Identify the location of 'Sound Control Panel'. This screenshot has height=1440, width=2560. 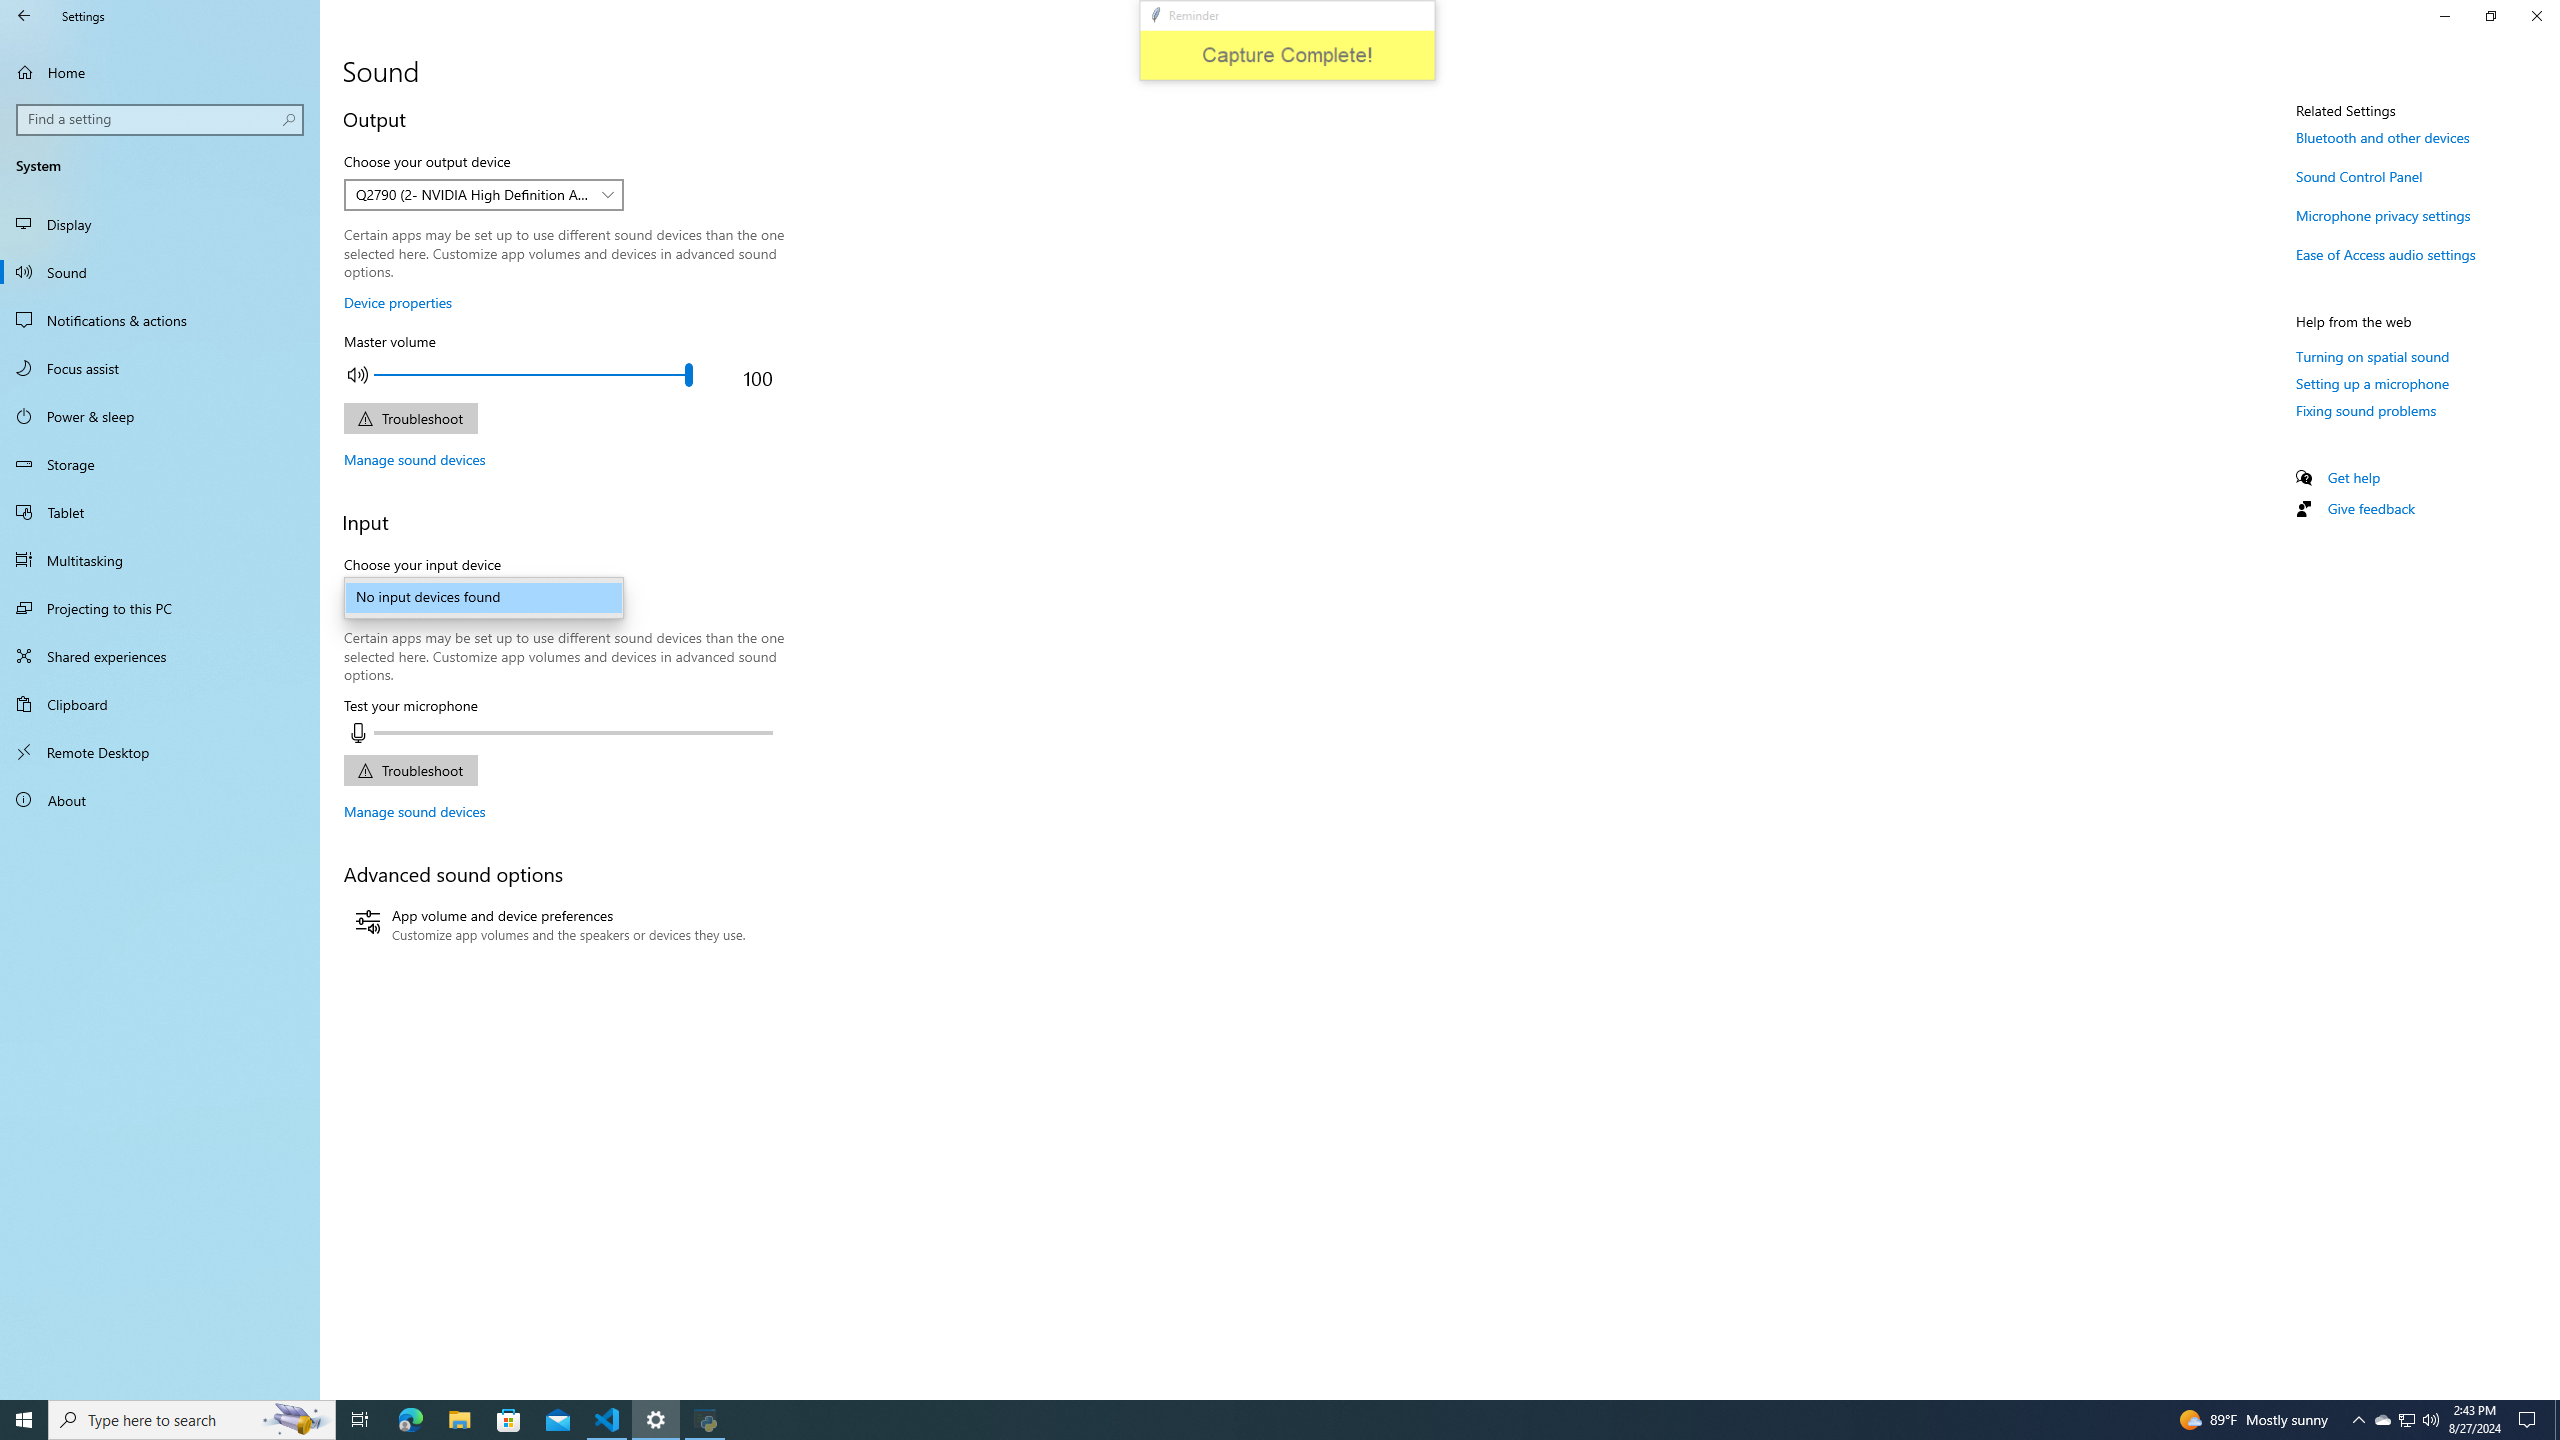
(2359, 176).